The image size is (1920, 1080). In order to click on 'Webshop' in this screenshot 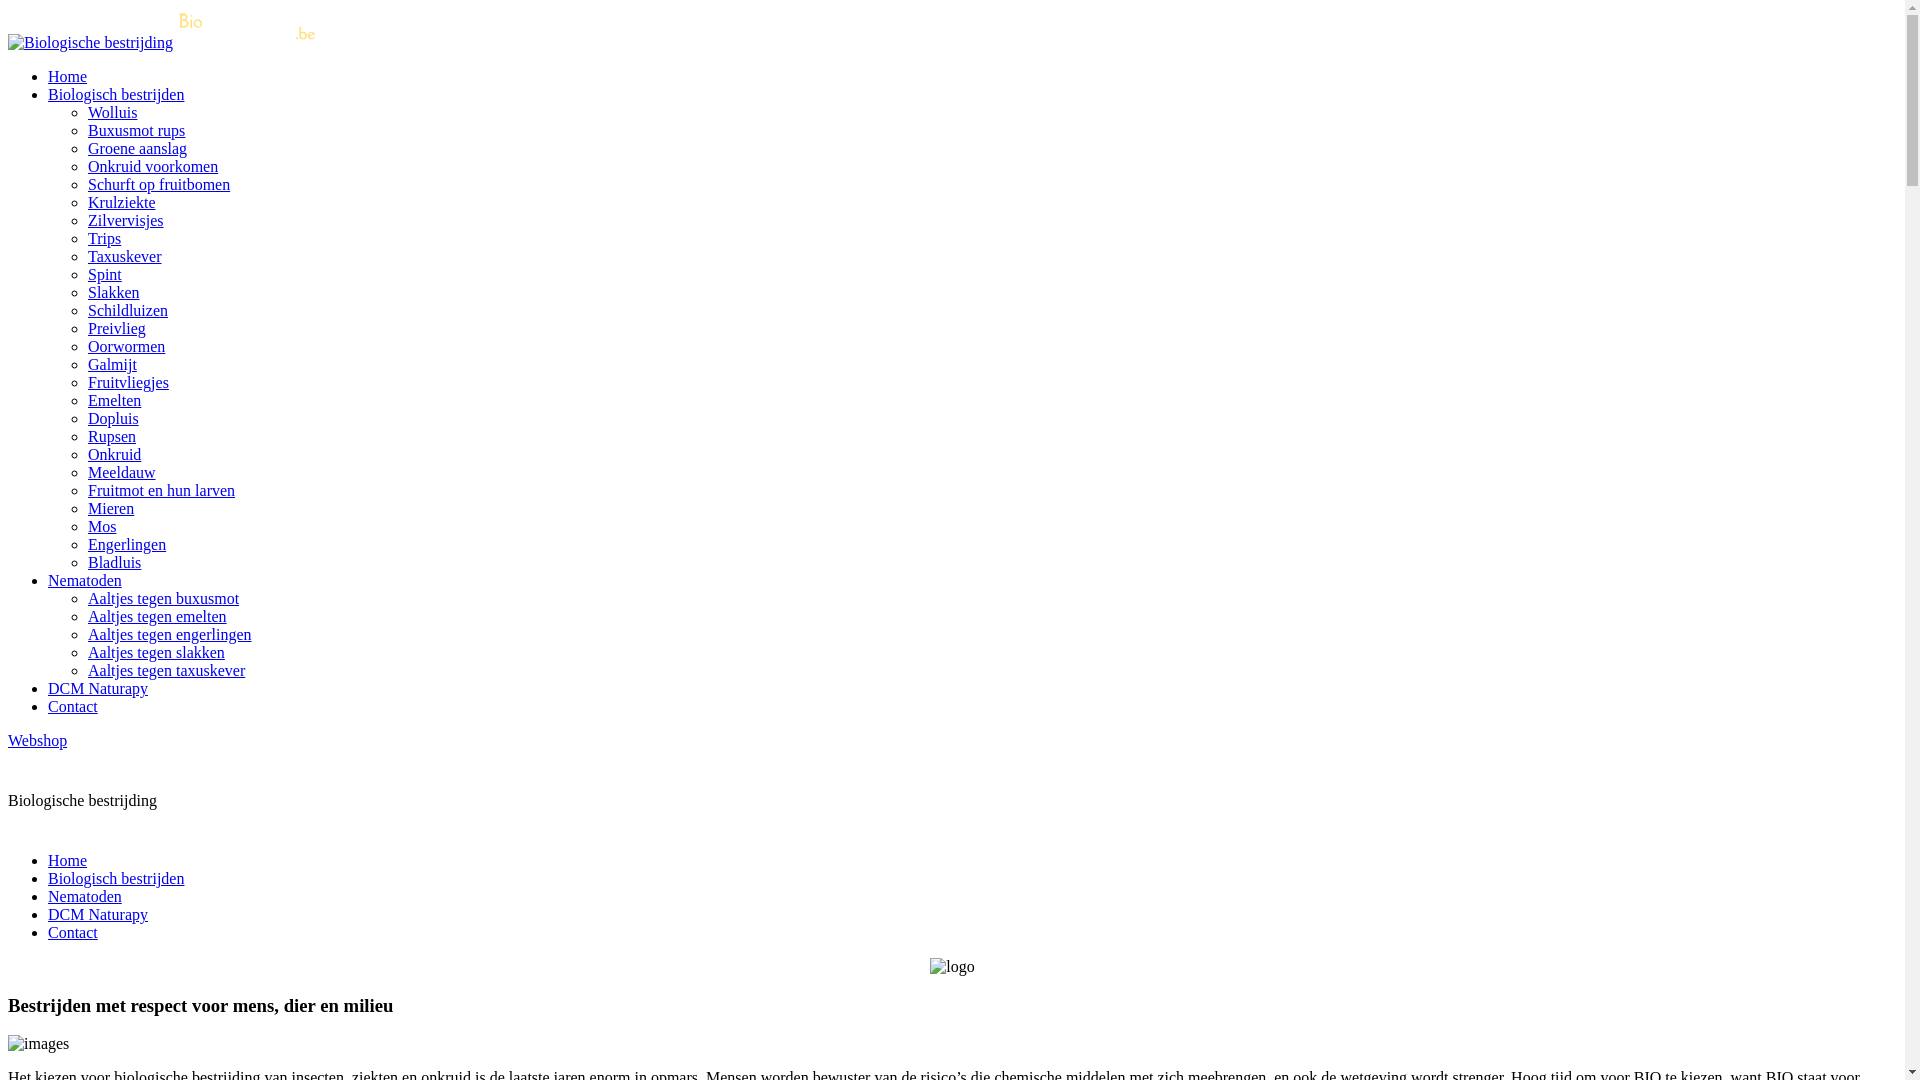, I will do `click(37, 740)`.